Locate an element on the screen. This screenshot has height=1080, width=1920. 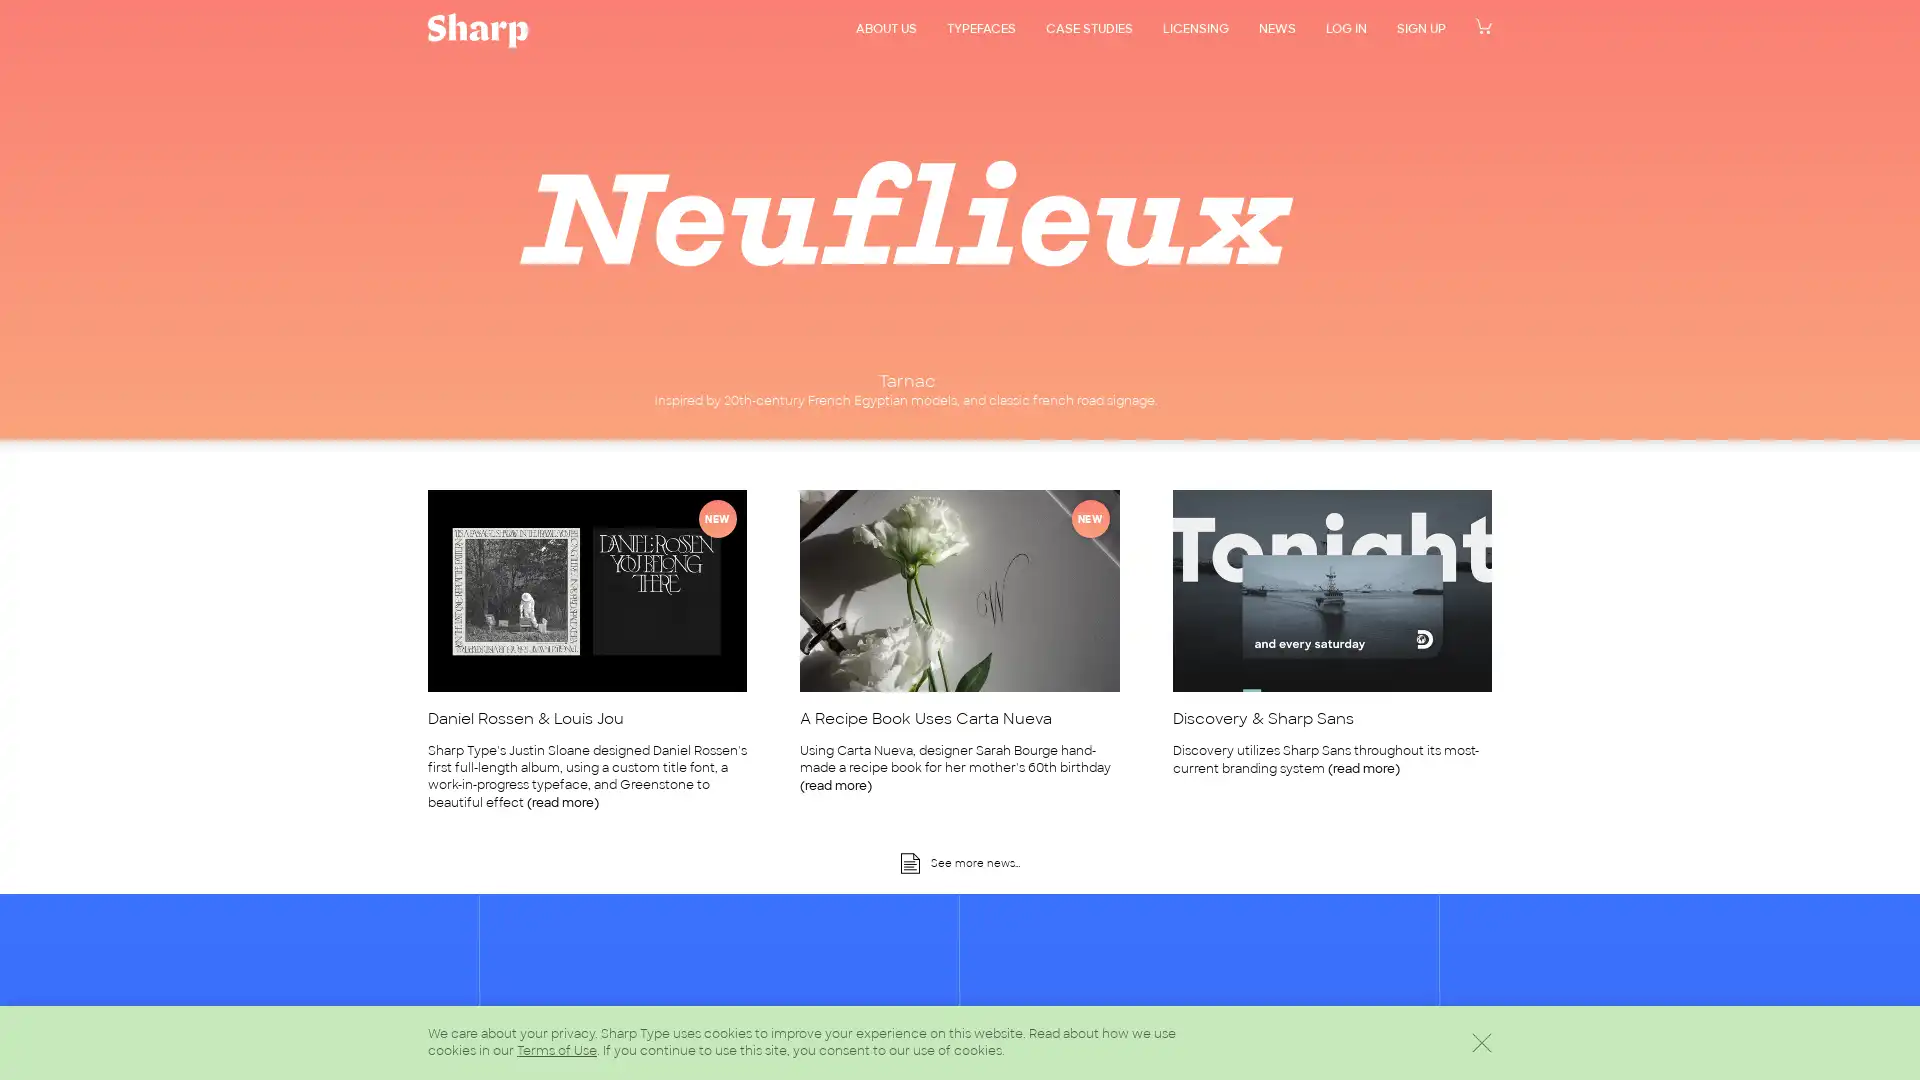
Scroll back to the top is located at coordinates (1884, 1044).